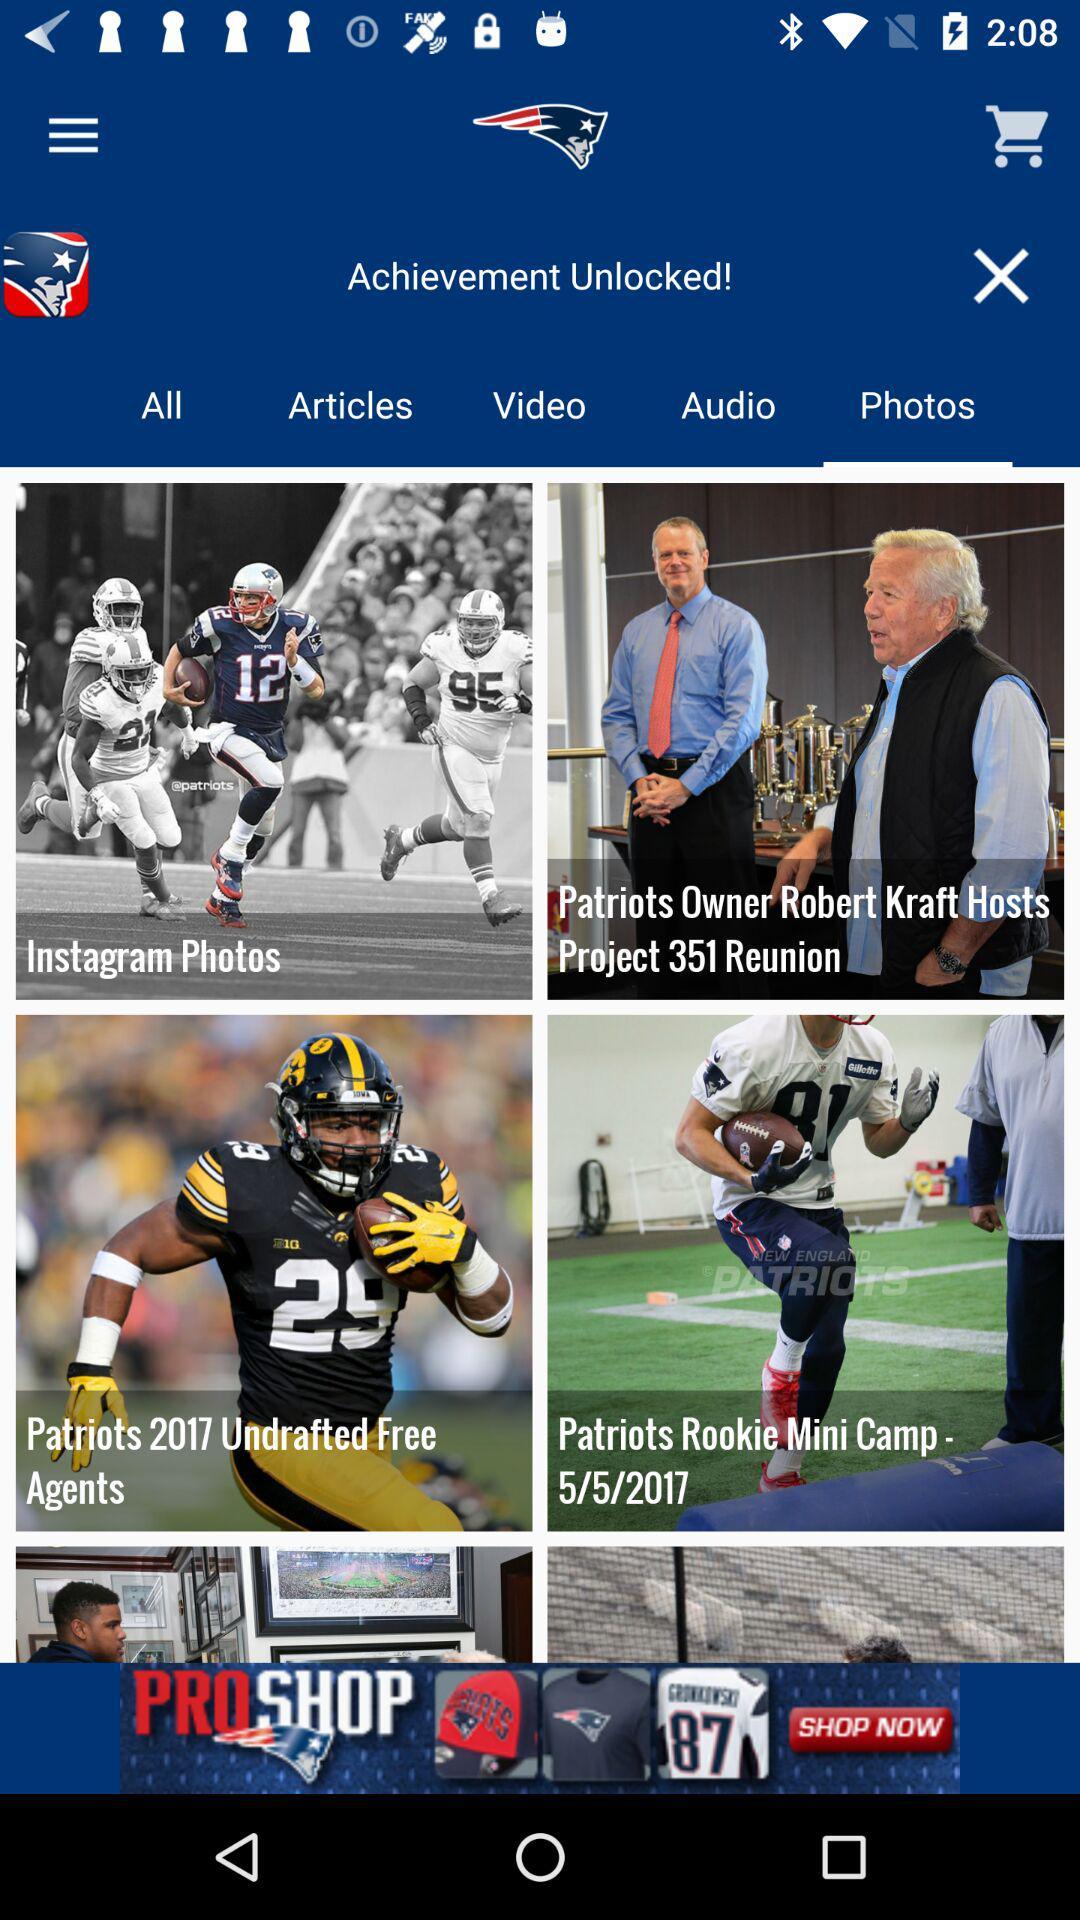  I want to click on the image which is at the bottom left of the page, so click(274, 1604).